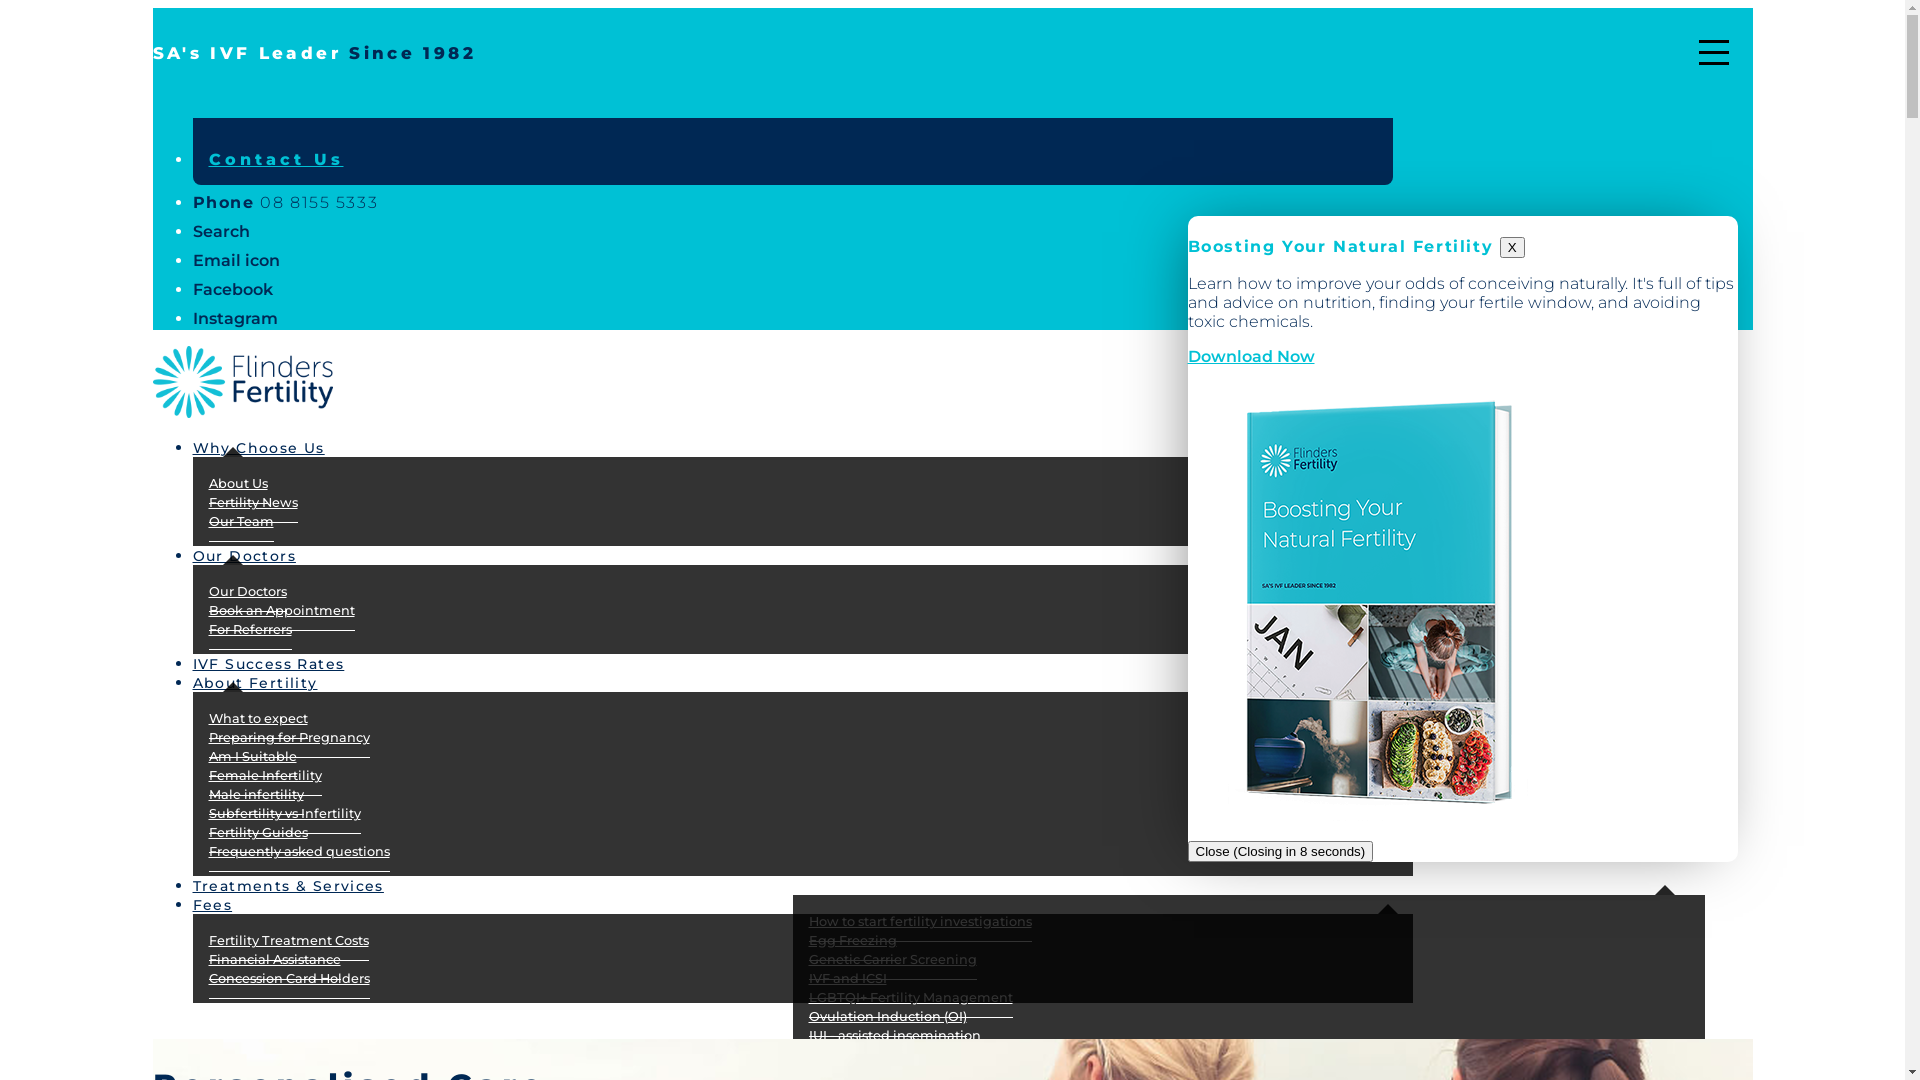 Image resolution: width=1920 pixels, height=1080 pixels. Describe the element at coordinates (1188, 355) in the screenshot. I see `'Download Now'` at that location.